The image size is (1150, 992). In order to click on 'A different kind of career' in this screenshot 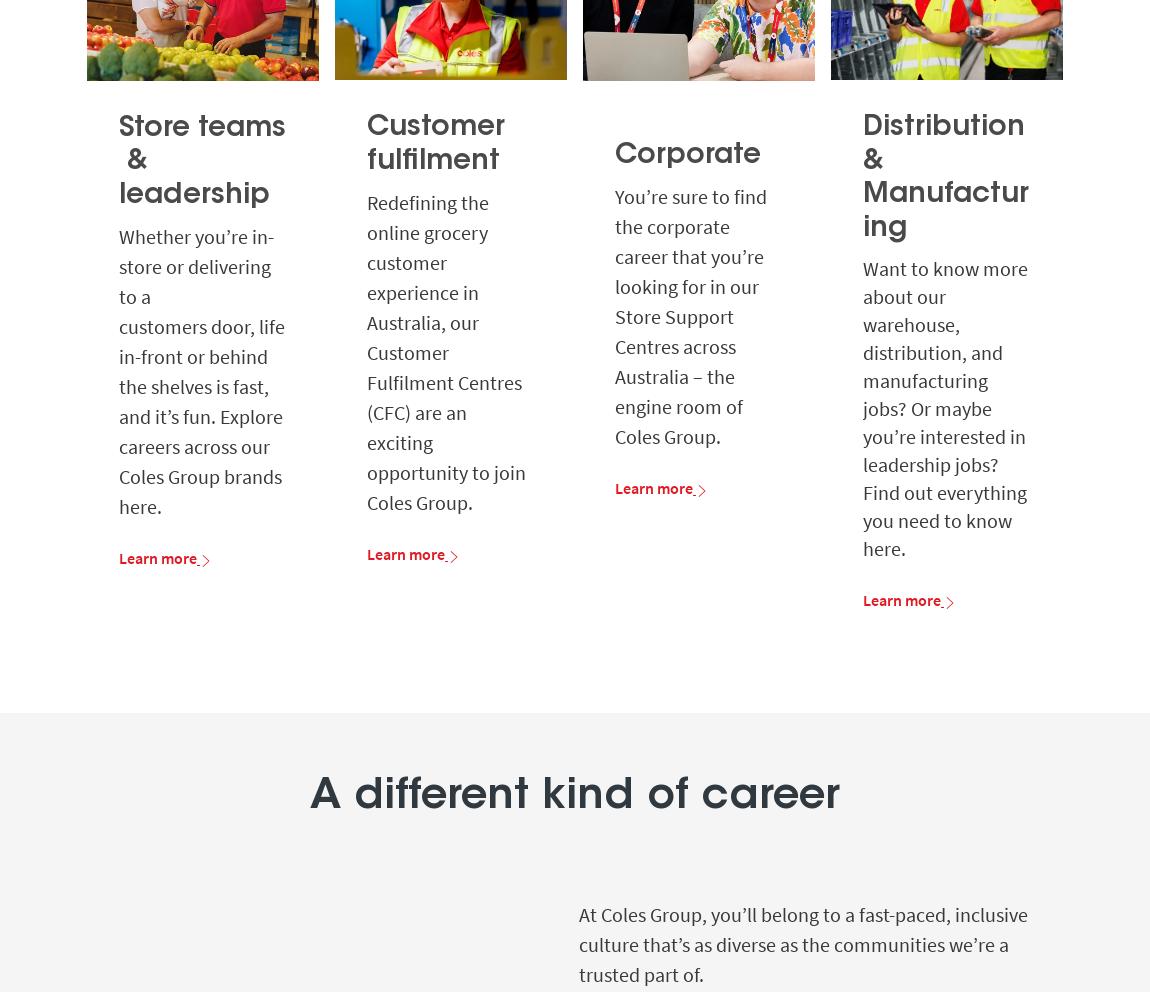, I will do `click(575, 796)`.